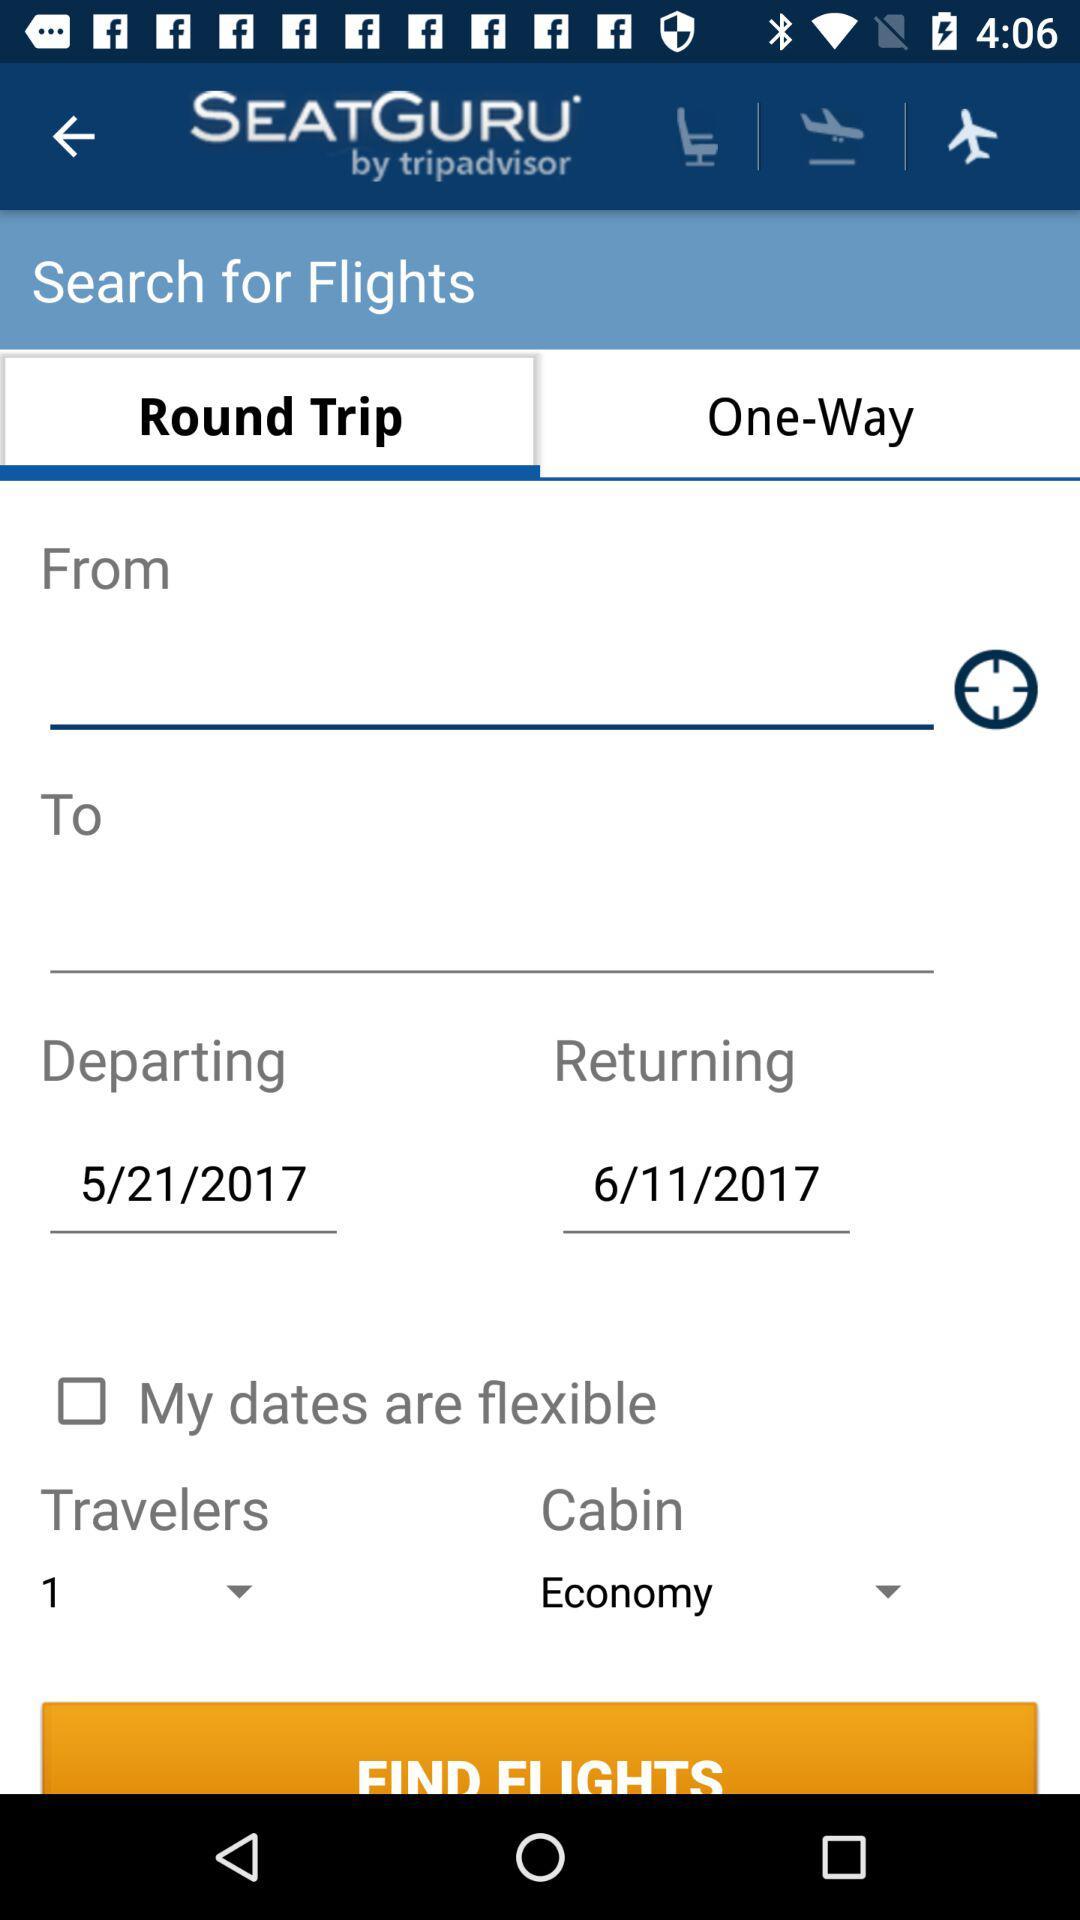 This screenshot has width=1080, height=1920. What do you see at coordinates (492, 934) in the screenshot?
I see `something to write bar` at bounding box center [492, 934].